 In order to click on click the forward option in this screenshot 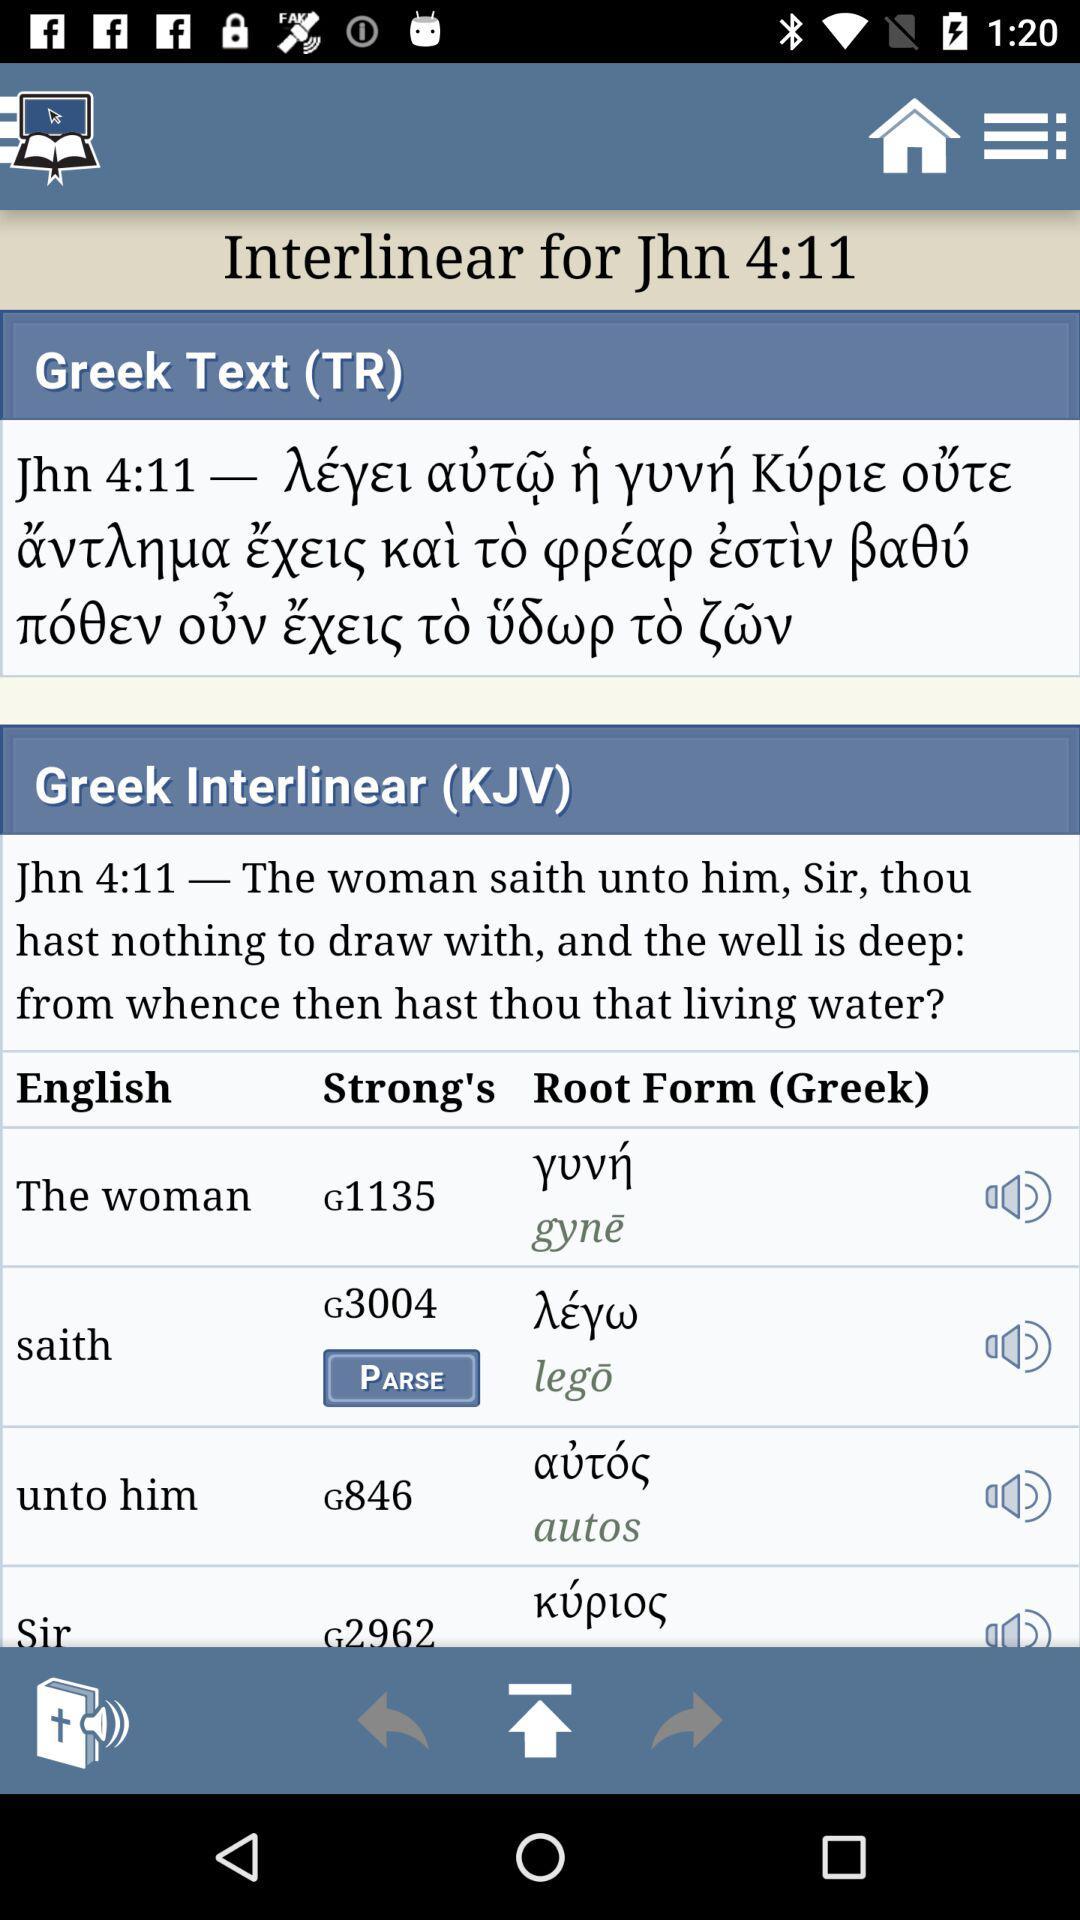, I will do `click(685, 1719)`.